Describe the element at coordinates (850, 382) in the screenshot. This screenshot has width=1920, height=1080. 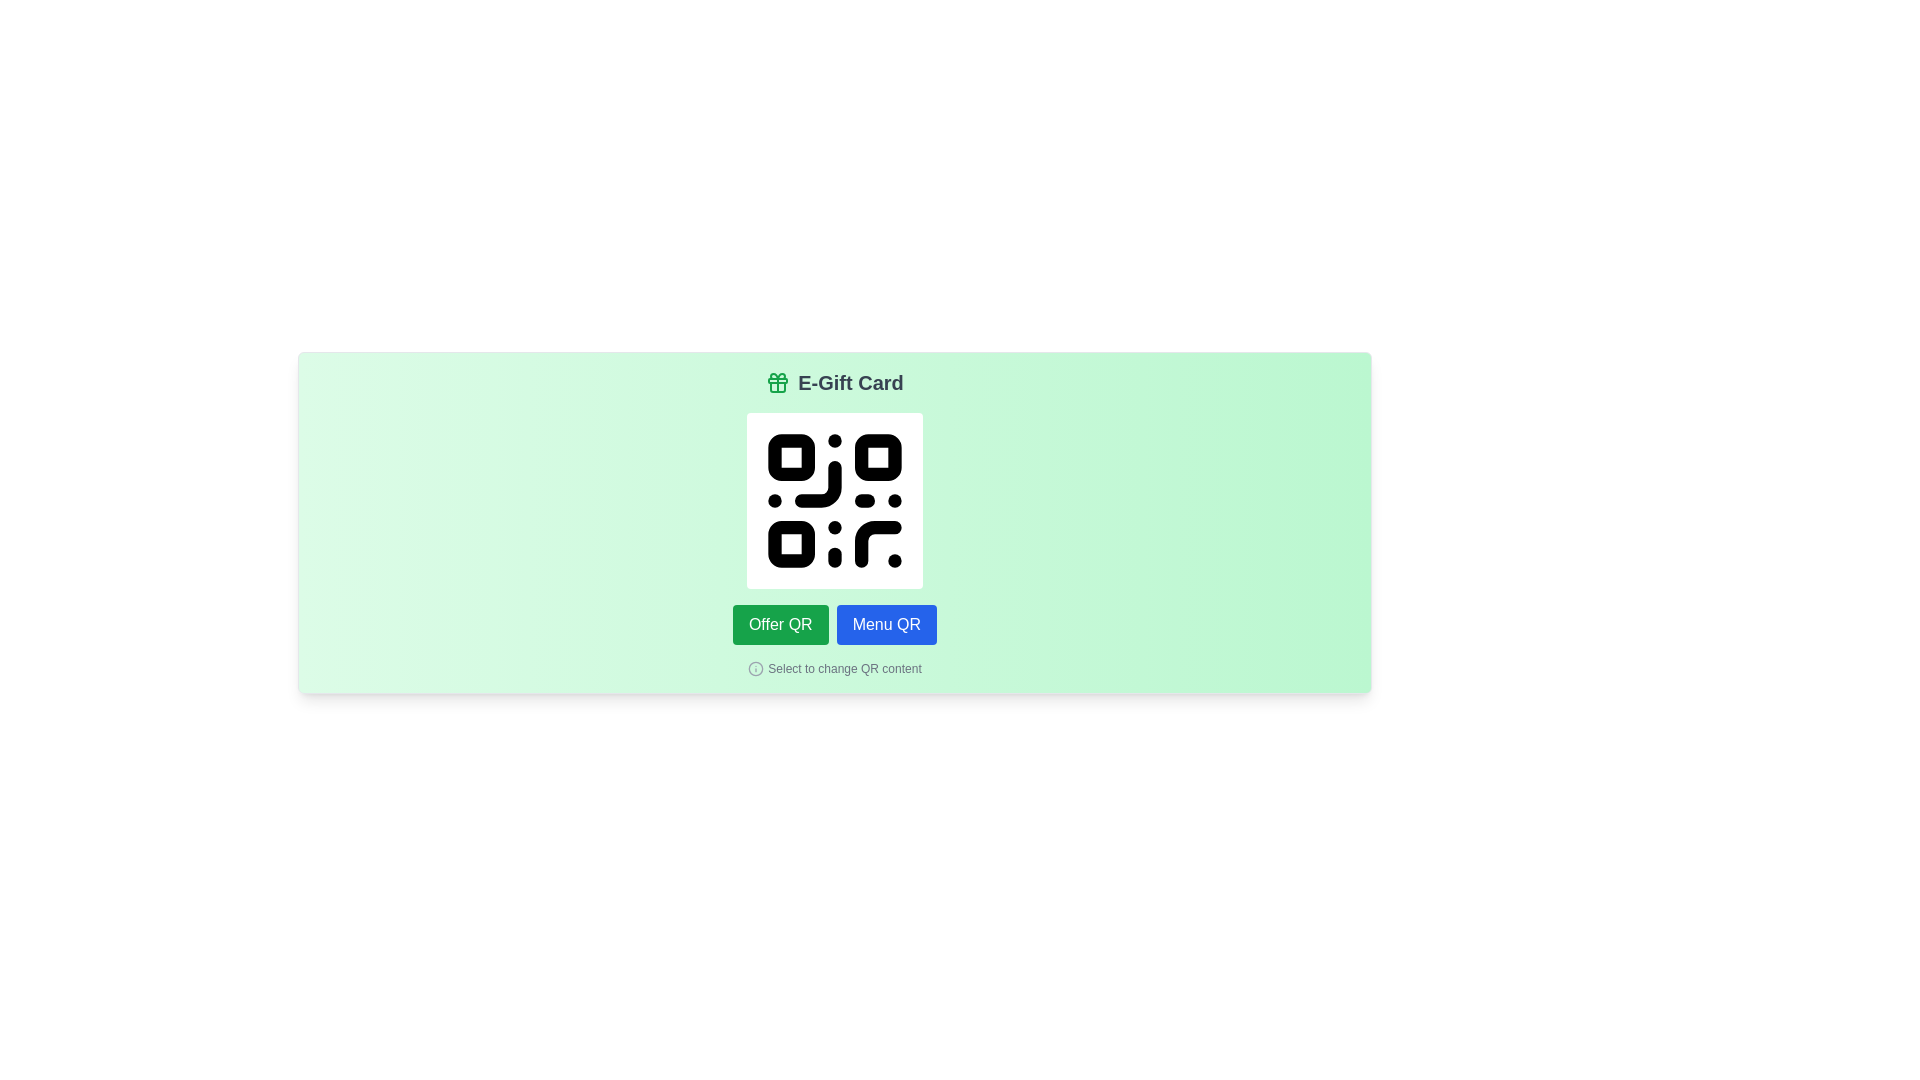
I see `text label indicating 'E-Gift Card' which is positioned to the right of a green gift box icon within a horizontal flexbox at the top center of the green card` at that location.